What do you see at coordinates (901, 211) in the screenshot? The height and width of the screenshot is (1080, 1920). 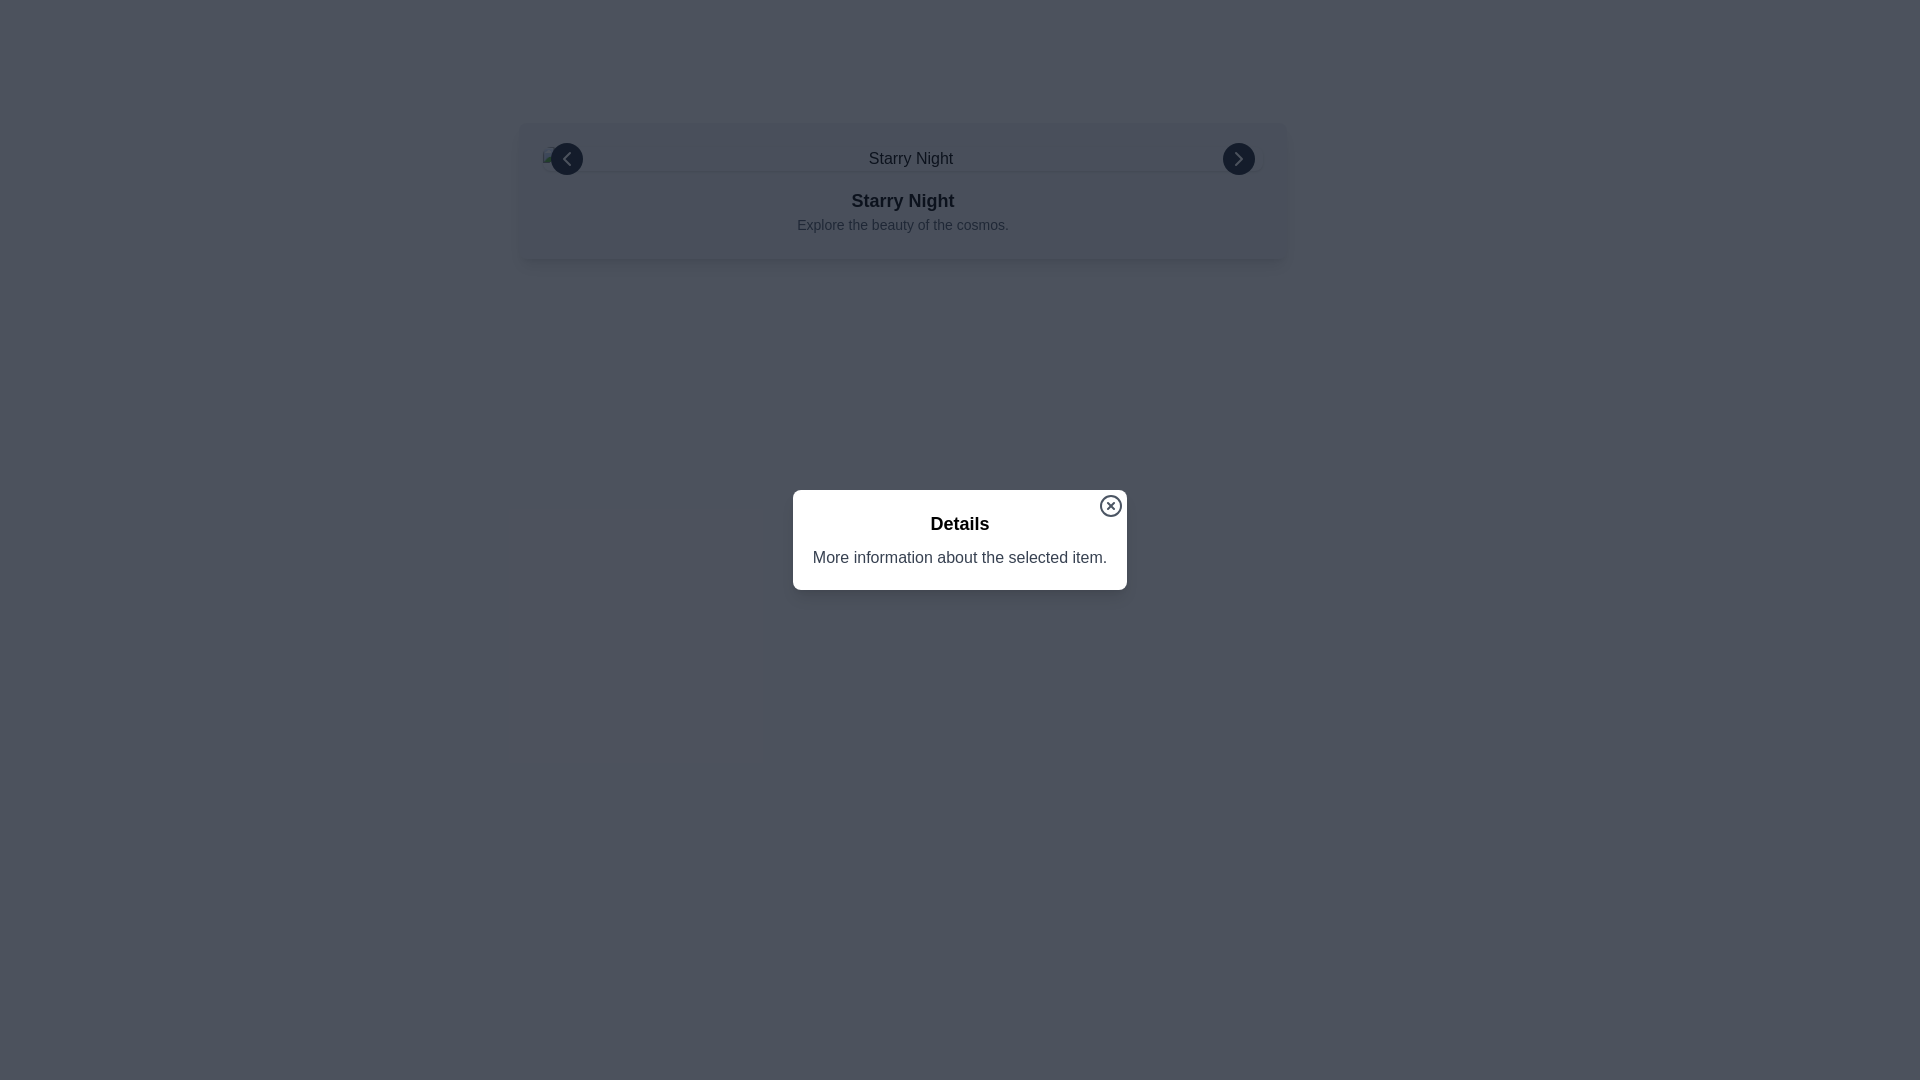 I see `the Text Block element that provides a title and subtitle about the content, located centrally below the 'Starry Night' title bar and between navigation arrow buttons` at bounding box center [901, 211].